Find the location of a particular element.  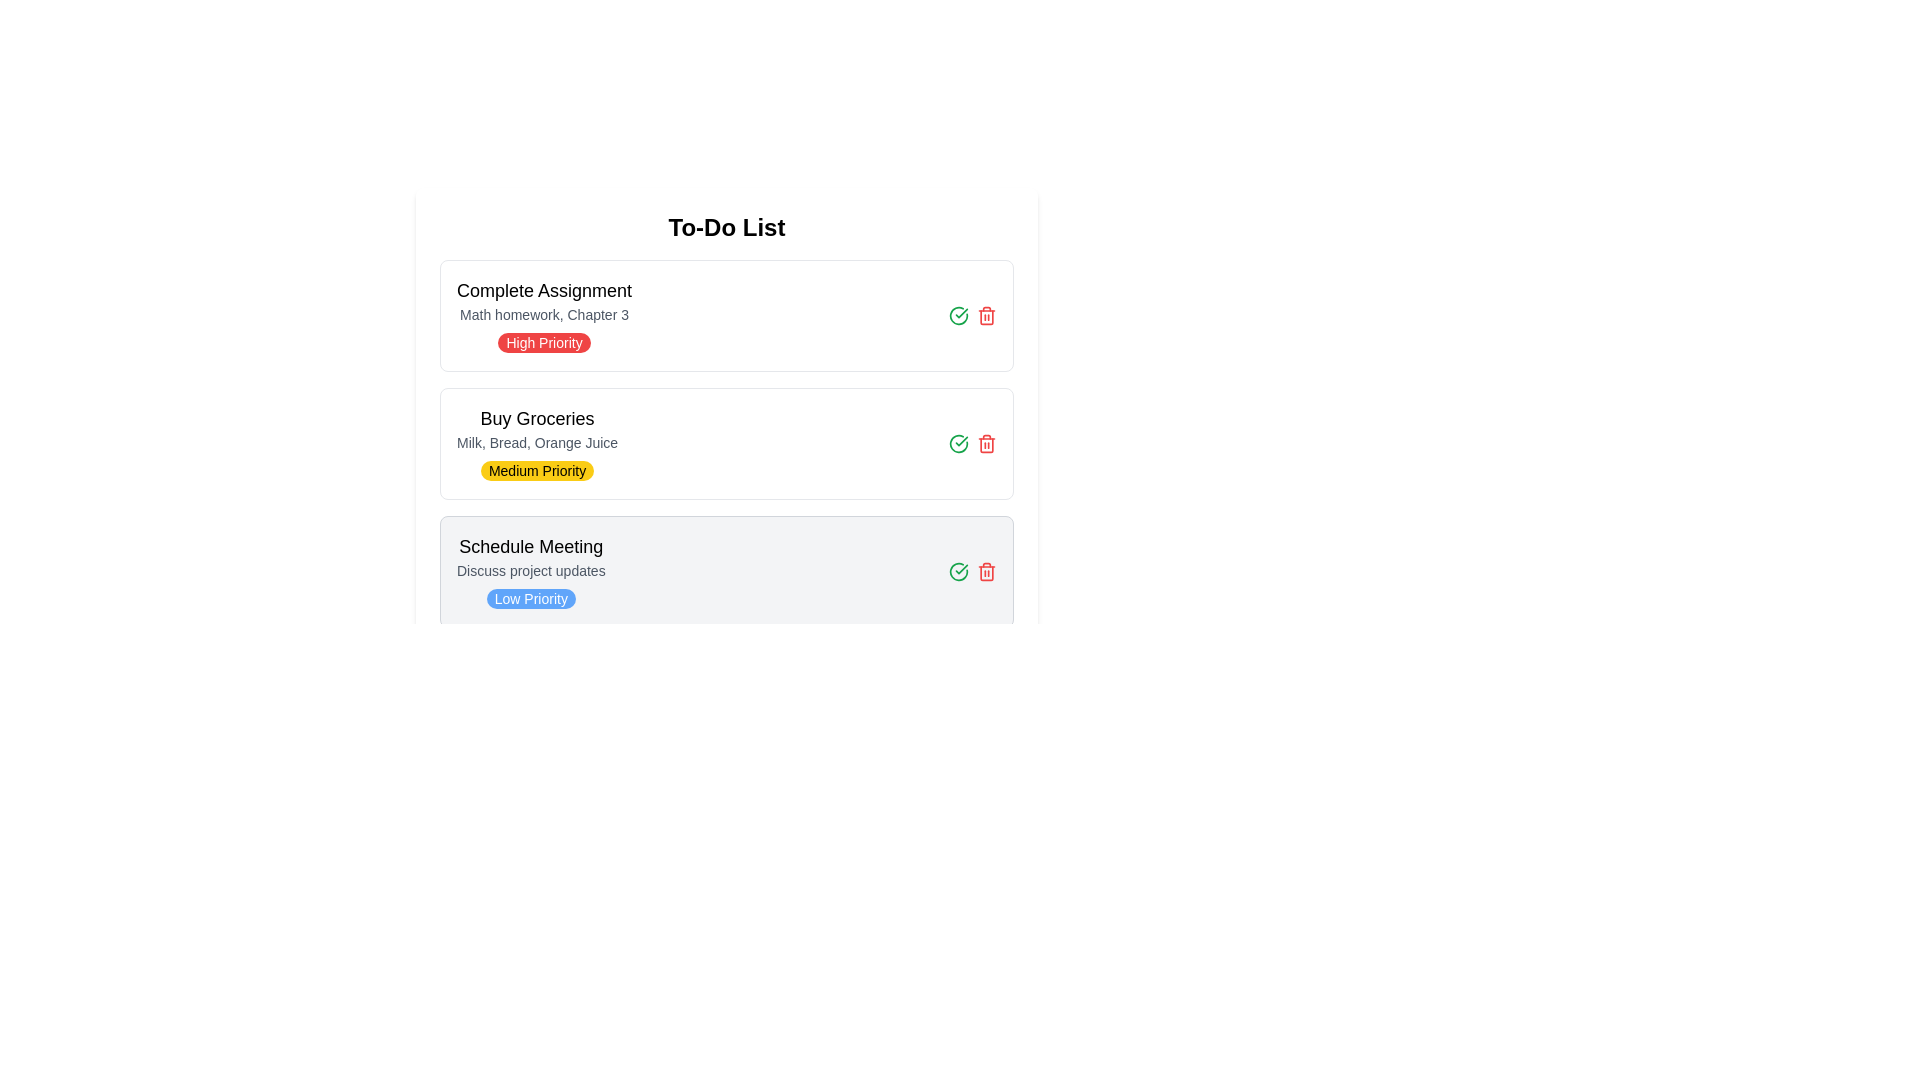

the red trash bin icon, which is the second icon in the row for 'Buy Groceries' is located at coordinates (987, 442).